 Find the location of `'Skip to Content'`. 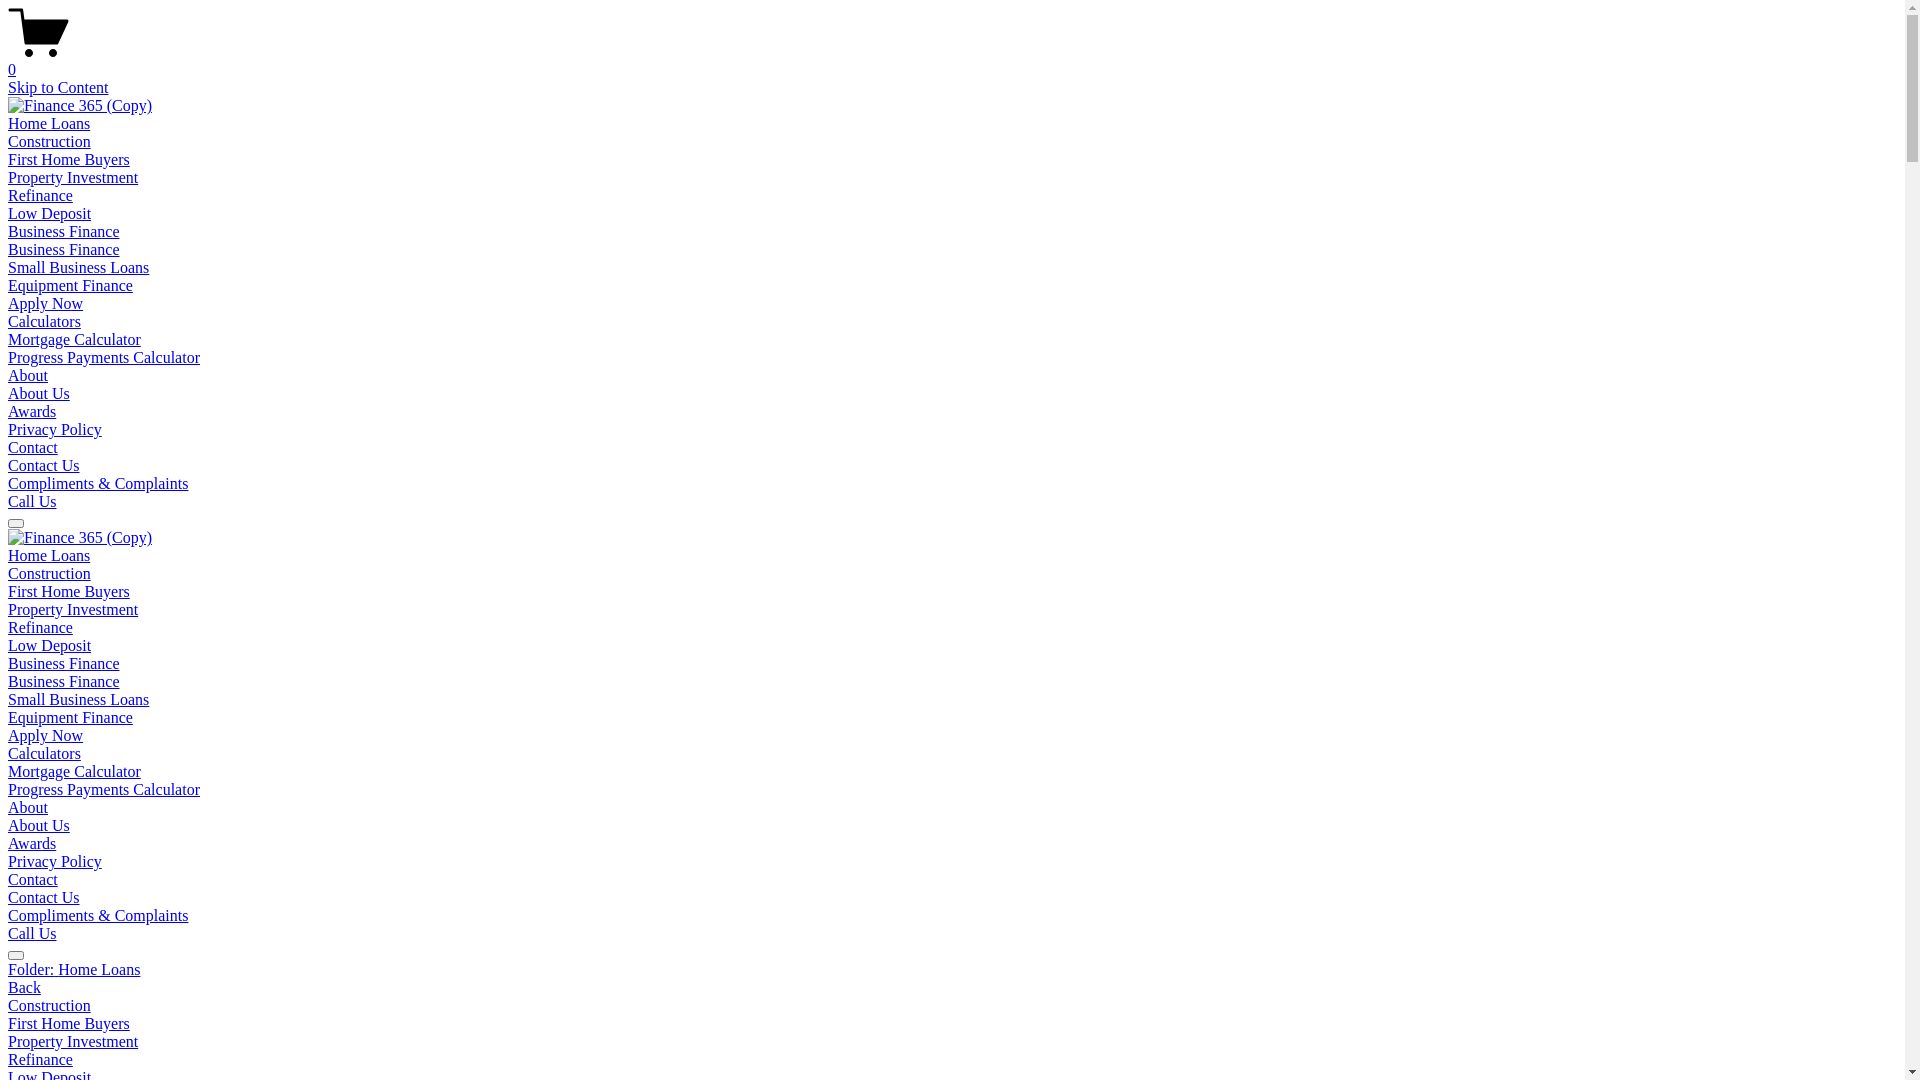

'Skip to Content' is located at coordinates (57, 86).